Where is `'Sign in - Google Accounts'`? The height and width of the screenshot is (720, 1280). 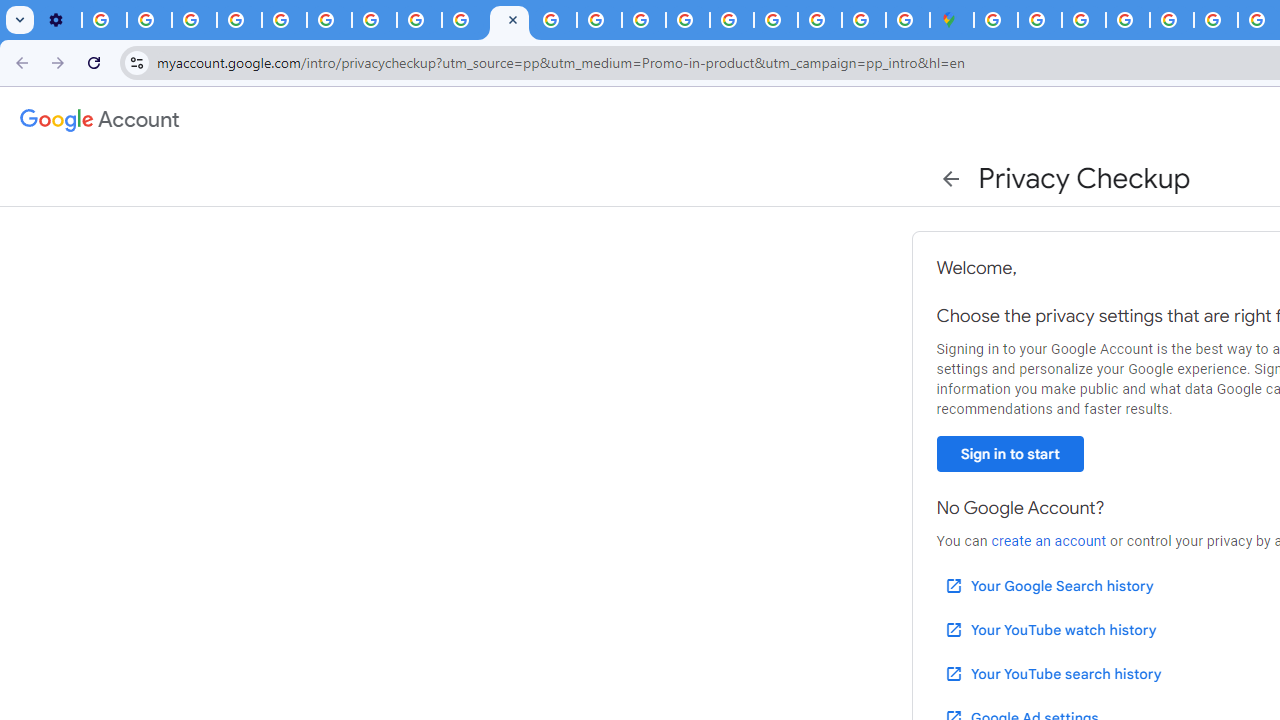 'Sign in - Google Accounts' is located at coordinates (995, 20).